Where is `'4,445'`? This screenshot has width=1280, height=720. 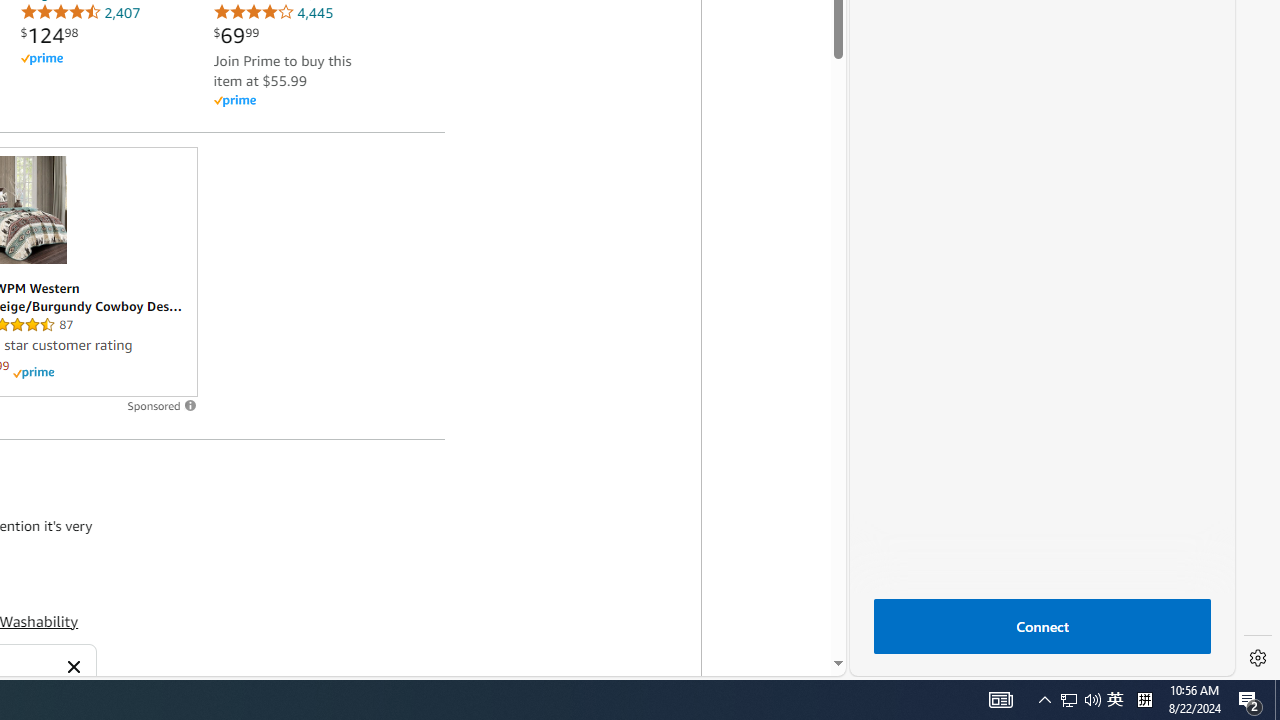
'4,445' is located at coordinates (272, 12).